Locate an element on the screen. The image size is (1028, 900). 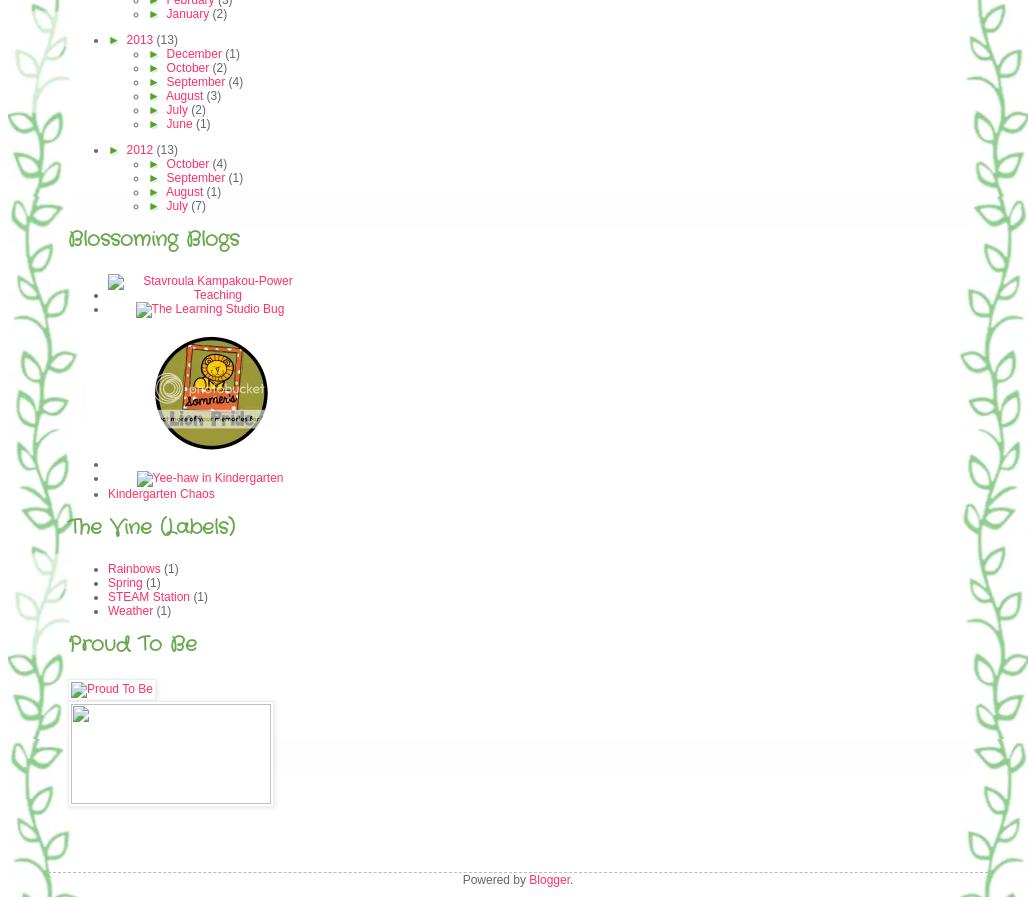
'Proud To Be' is located at coordinates (132, 643).